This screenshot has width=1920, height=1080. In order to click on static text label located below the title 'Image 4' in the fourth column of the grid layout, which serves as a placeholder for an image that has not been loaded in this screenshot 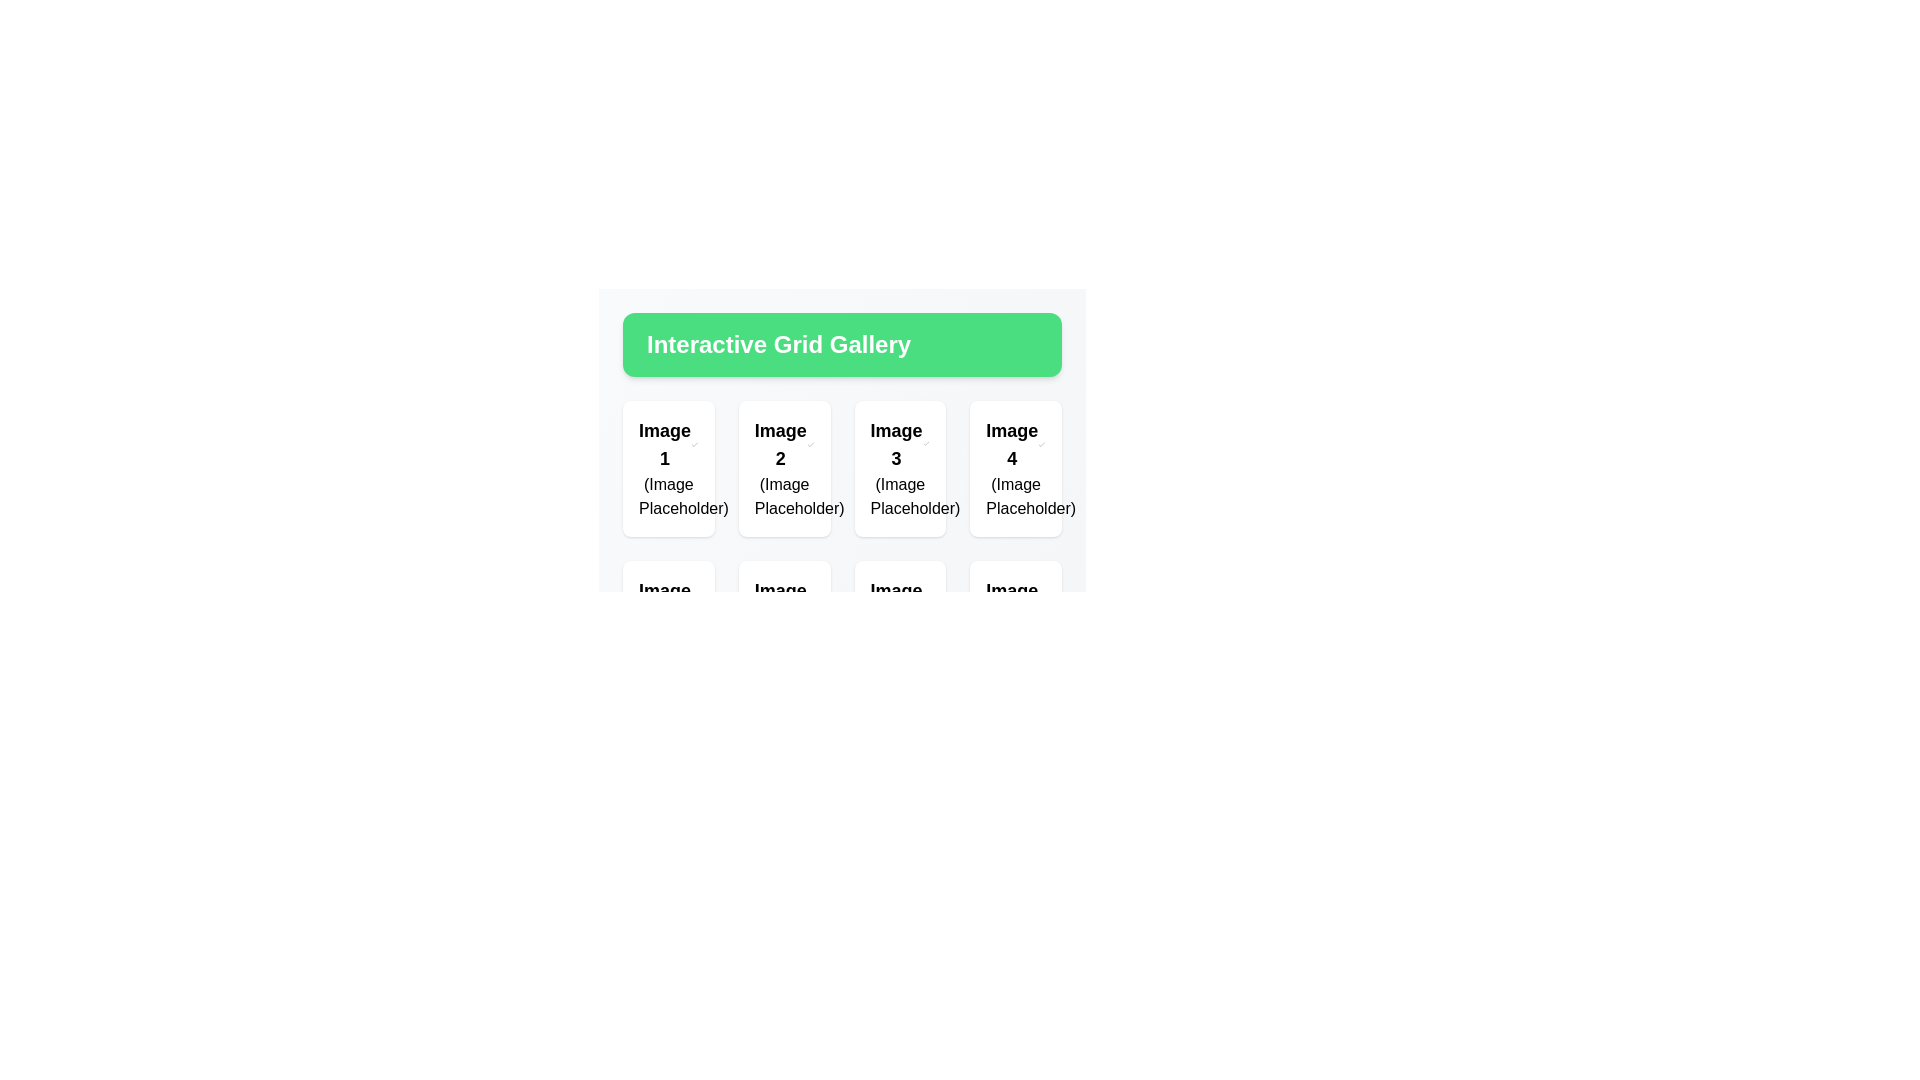, I will do `click(1016, 496)`.